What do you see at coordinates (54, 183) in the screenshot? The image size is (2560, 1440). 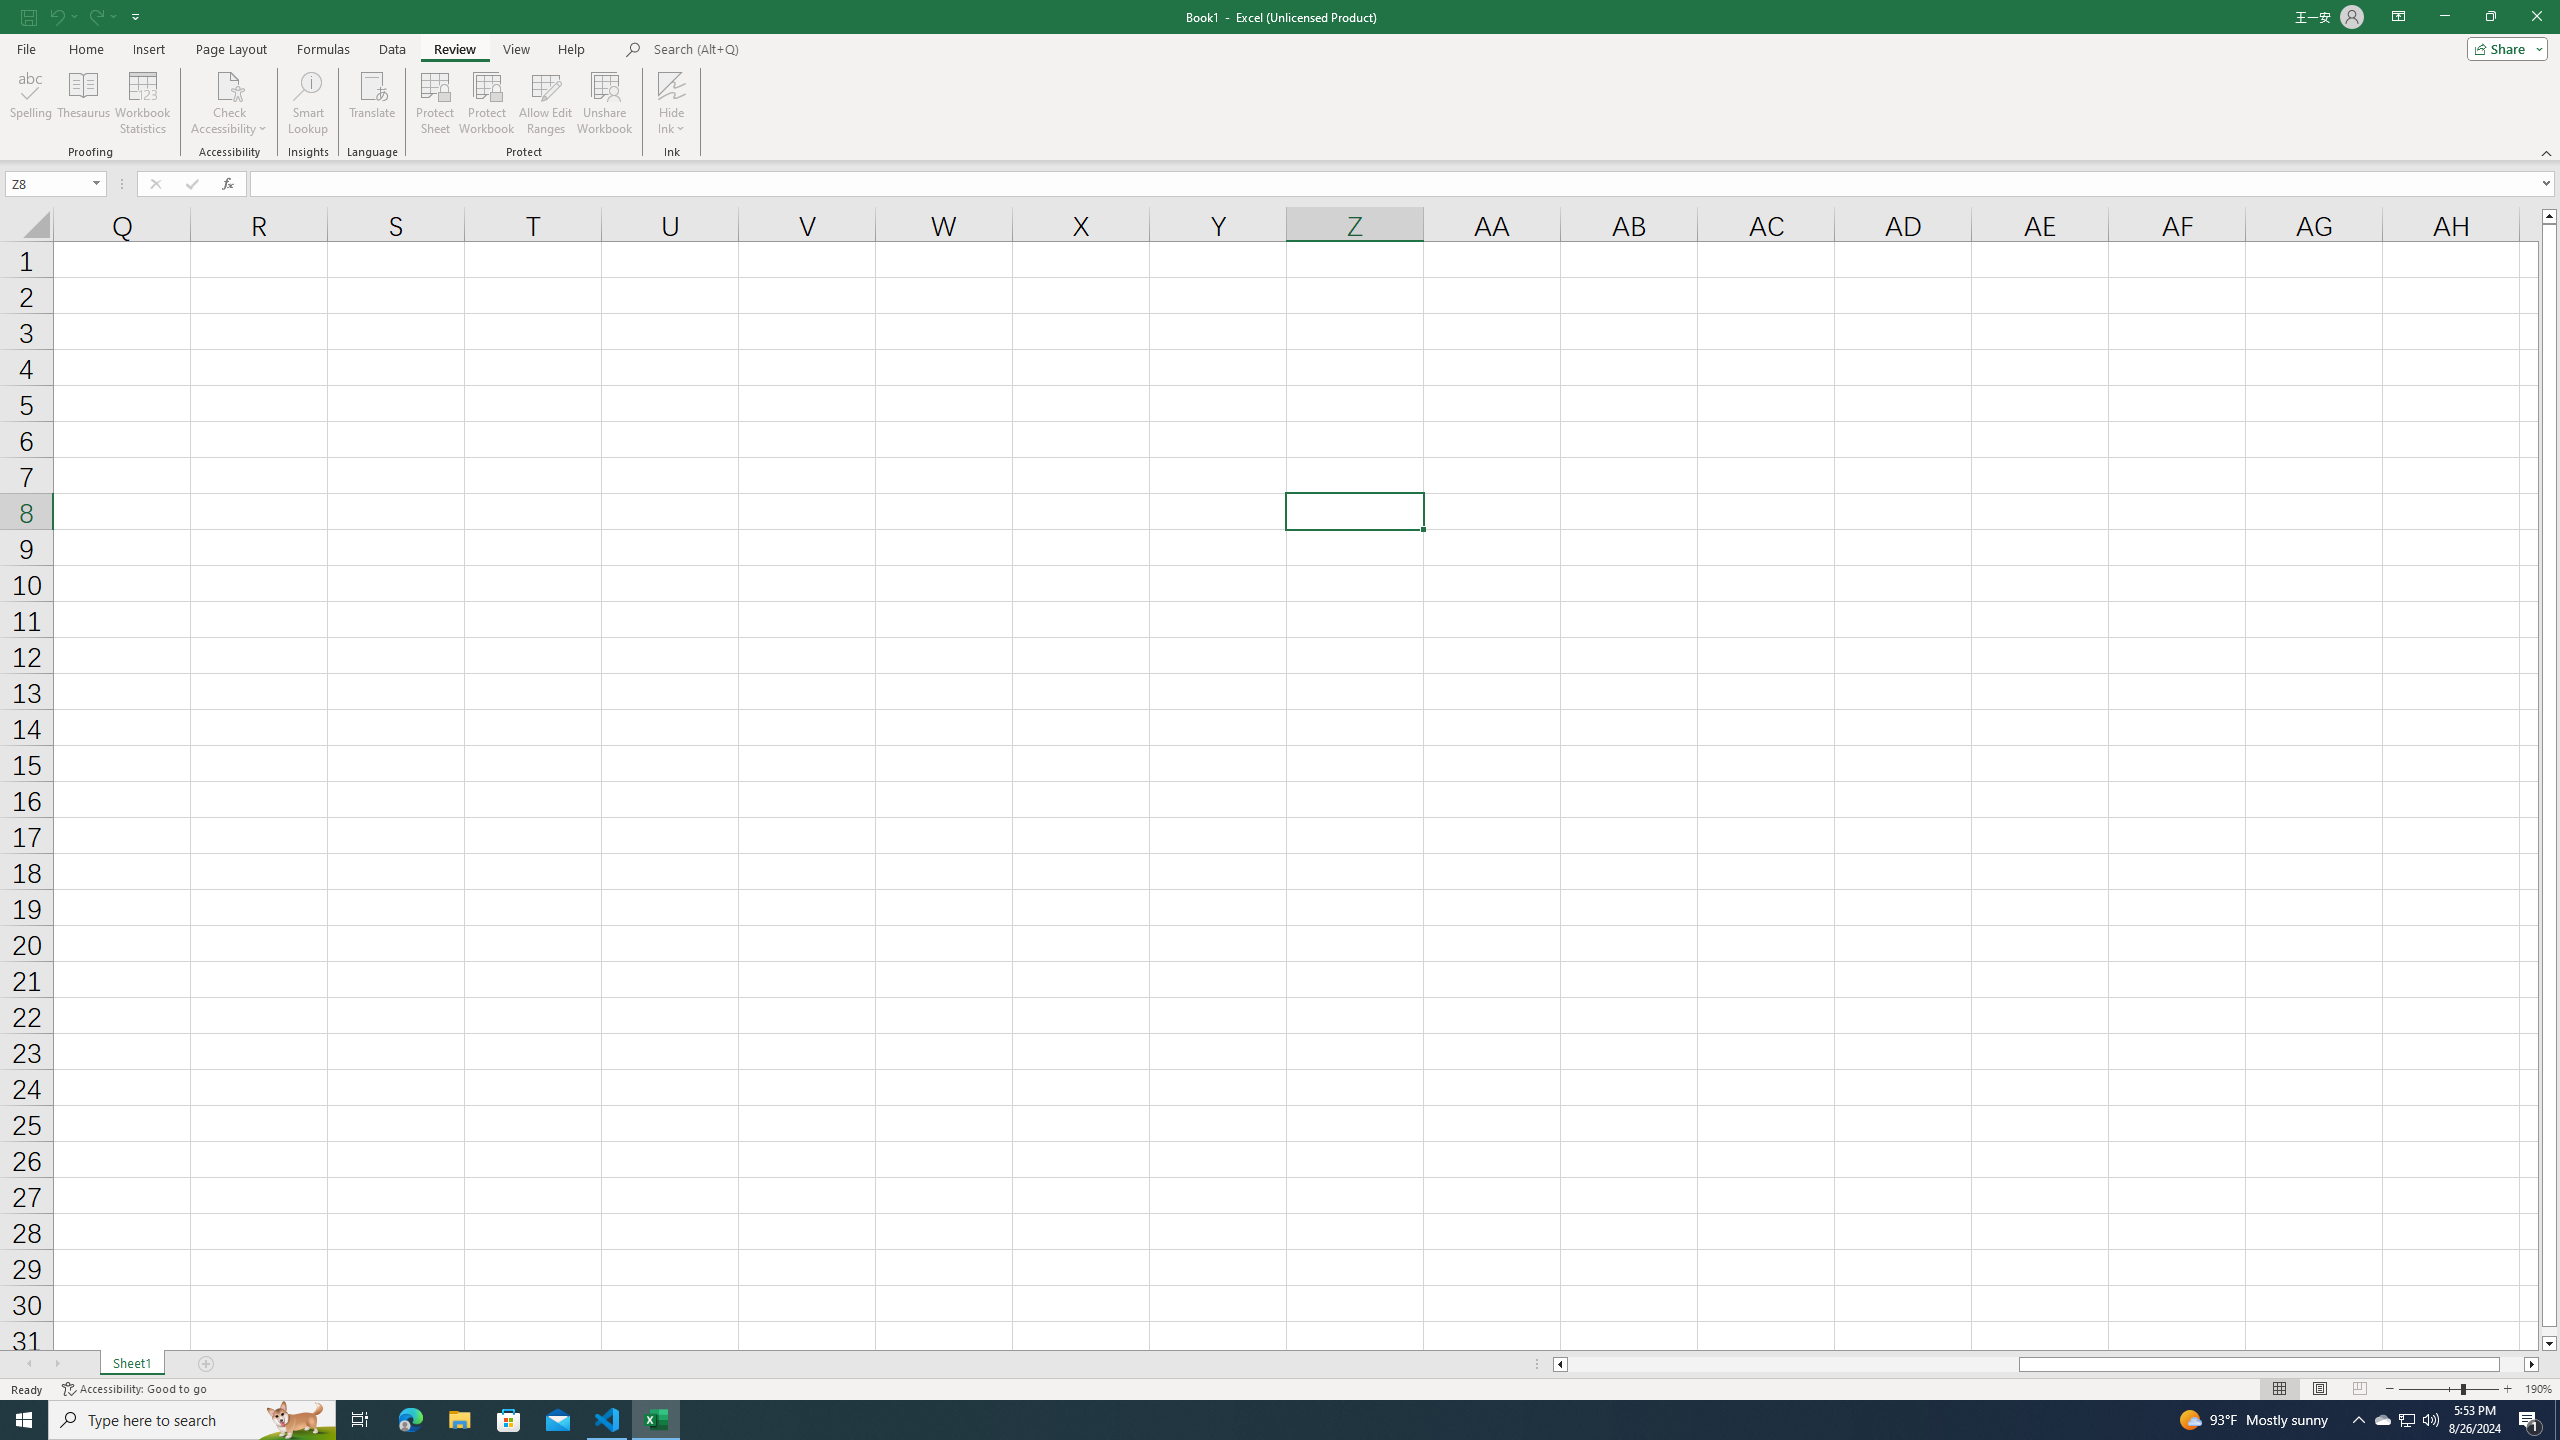 I see `'Name Box'` at bounding box center [54, 183].